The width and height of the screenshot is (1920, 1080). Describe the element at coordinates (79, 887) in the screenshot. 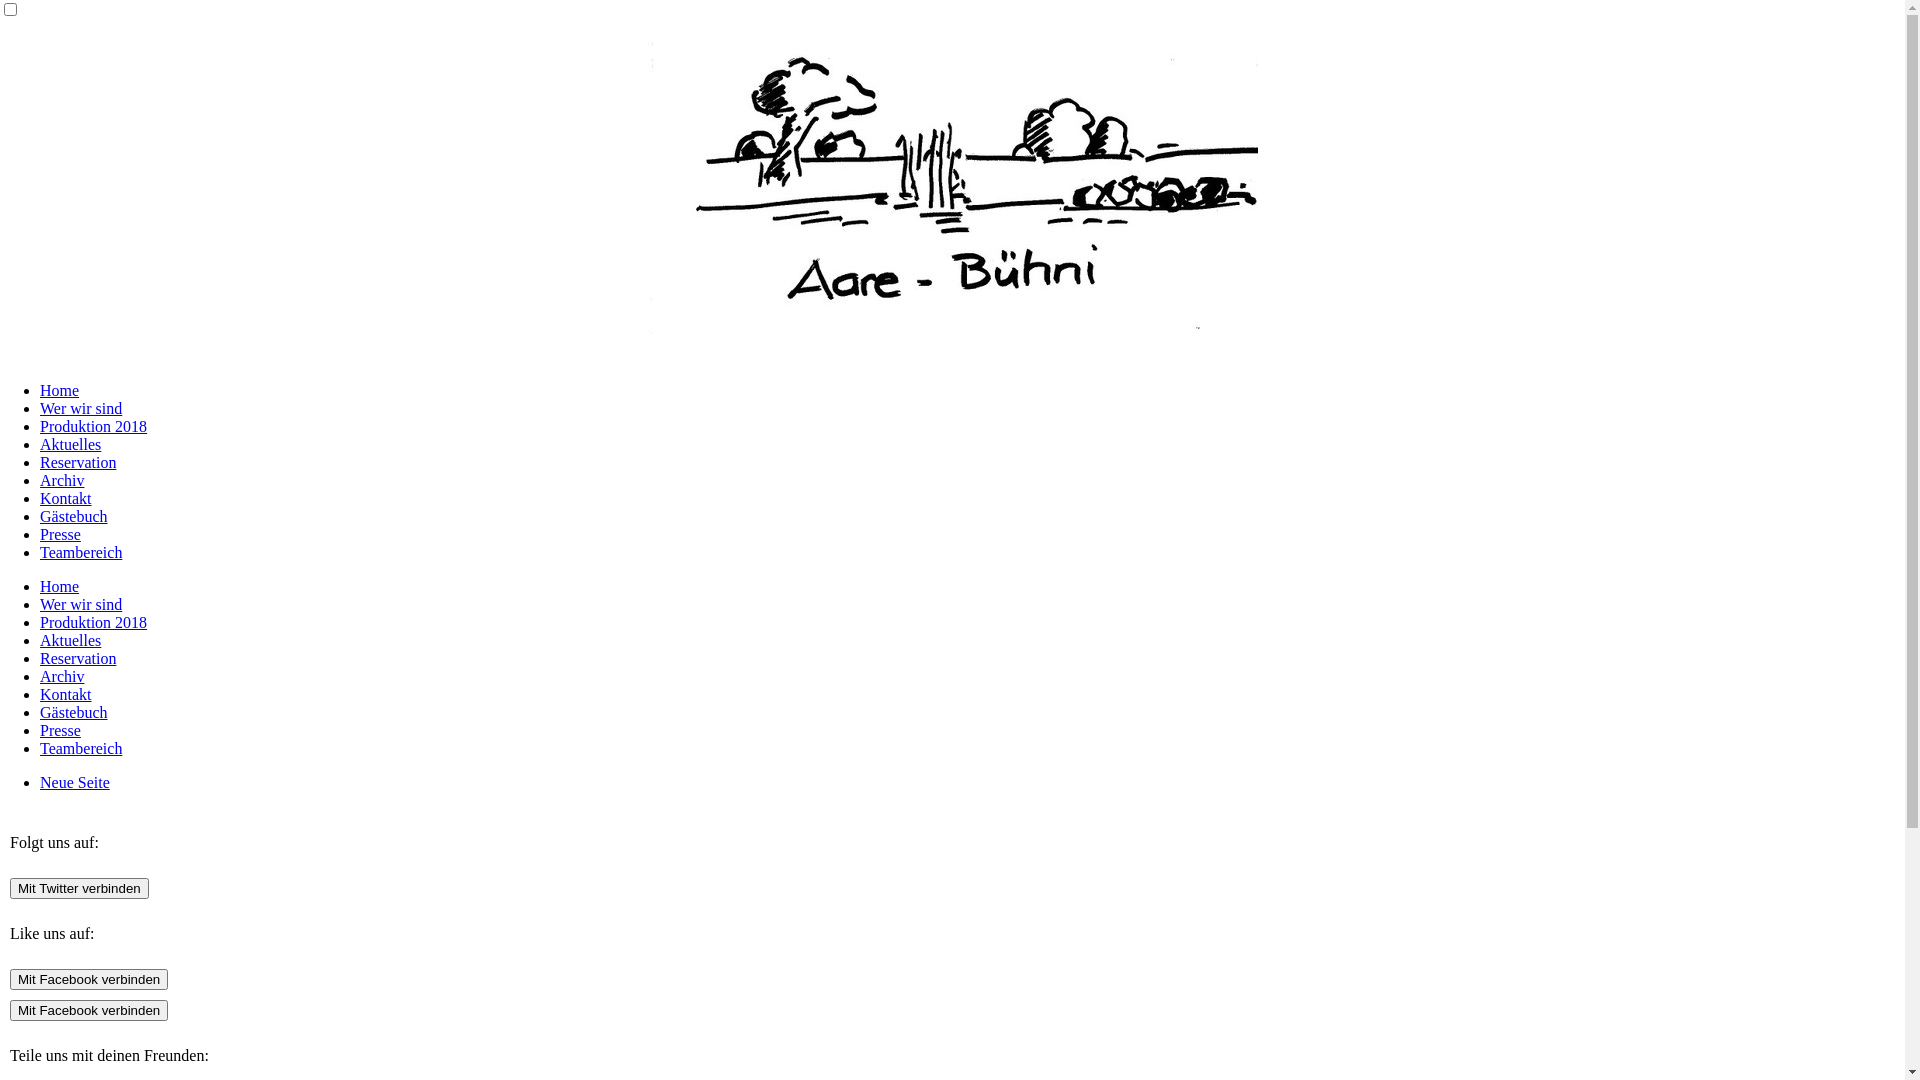

I see `'Mit Twitter verbinden'` at that location.